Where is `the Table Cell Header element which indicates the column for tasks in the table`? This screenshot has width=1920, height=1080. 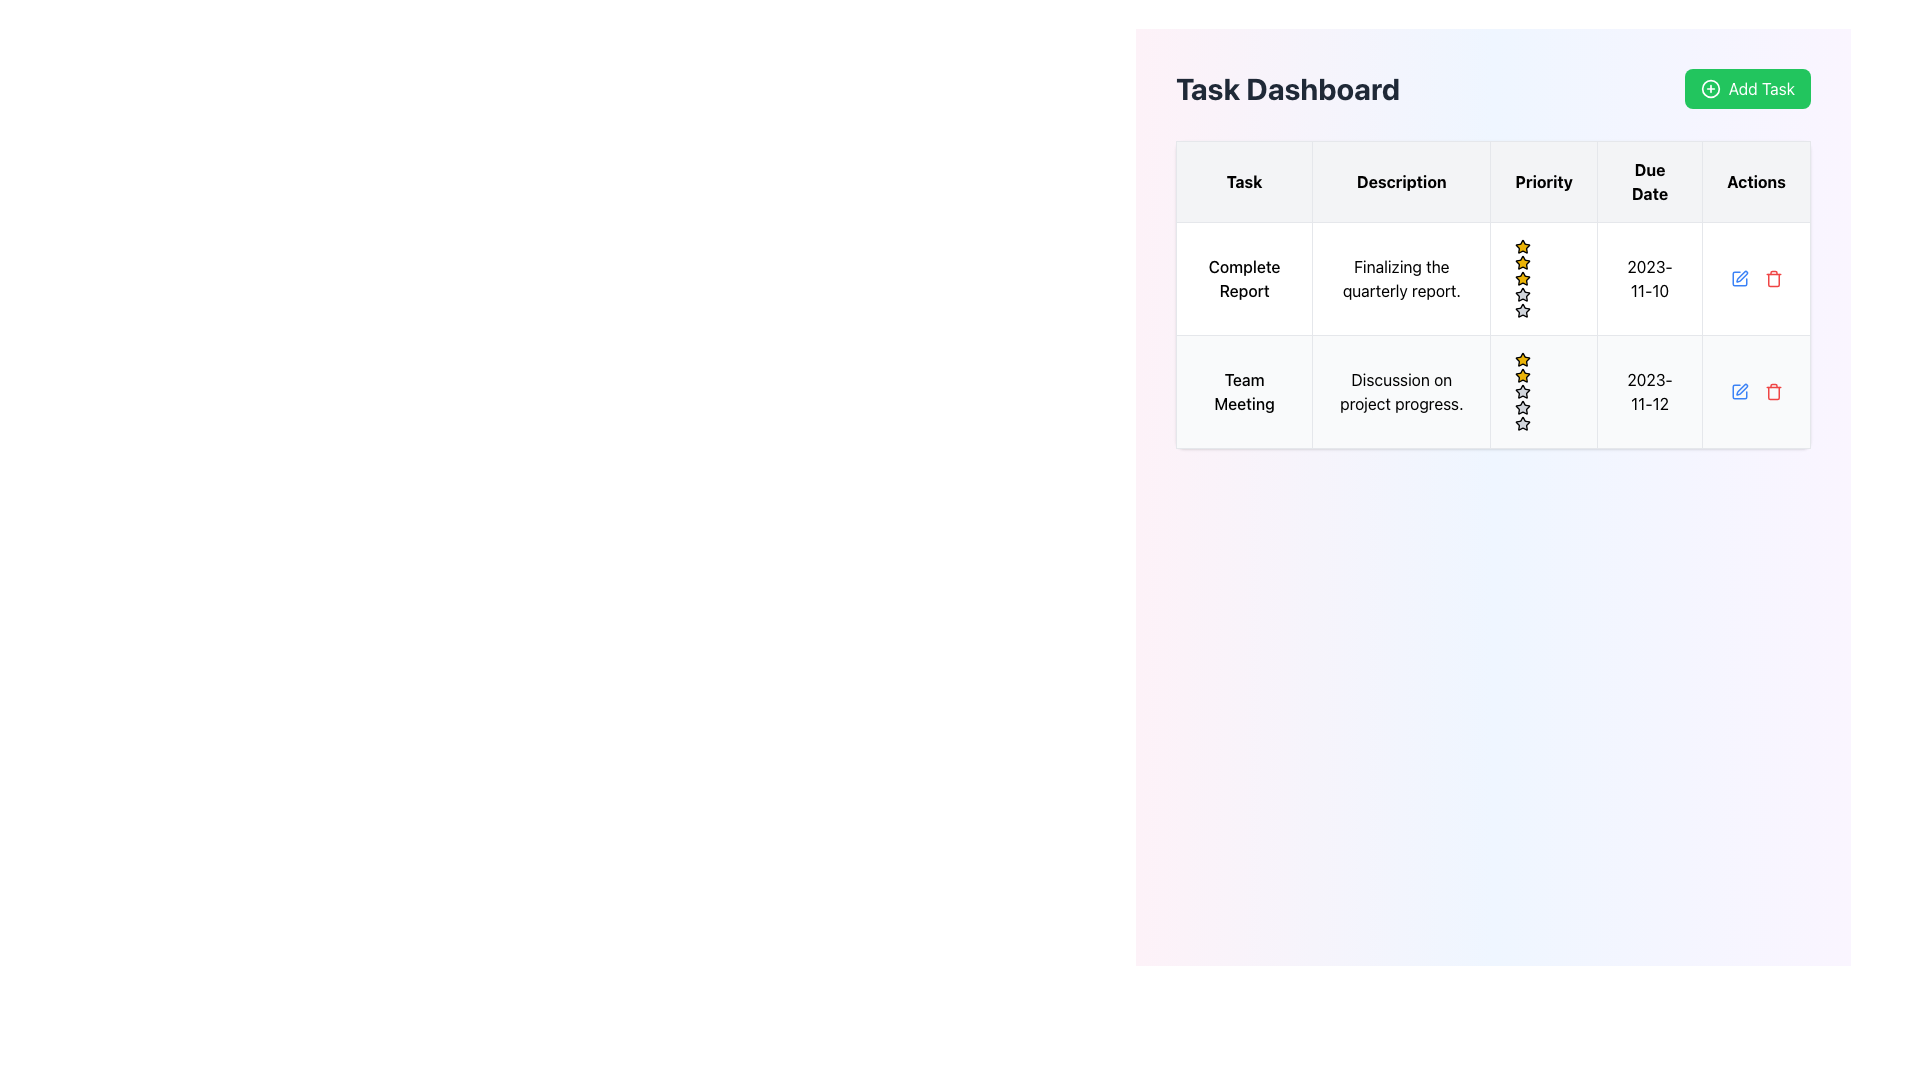 the Table Cell Header element which indicates the column for tasks in the table is located at coordinates (1243, 181).